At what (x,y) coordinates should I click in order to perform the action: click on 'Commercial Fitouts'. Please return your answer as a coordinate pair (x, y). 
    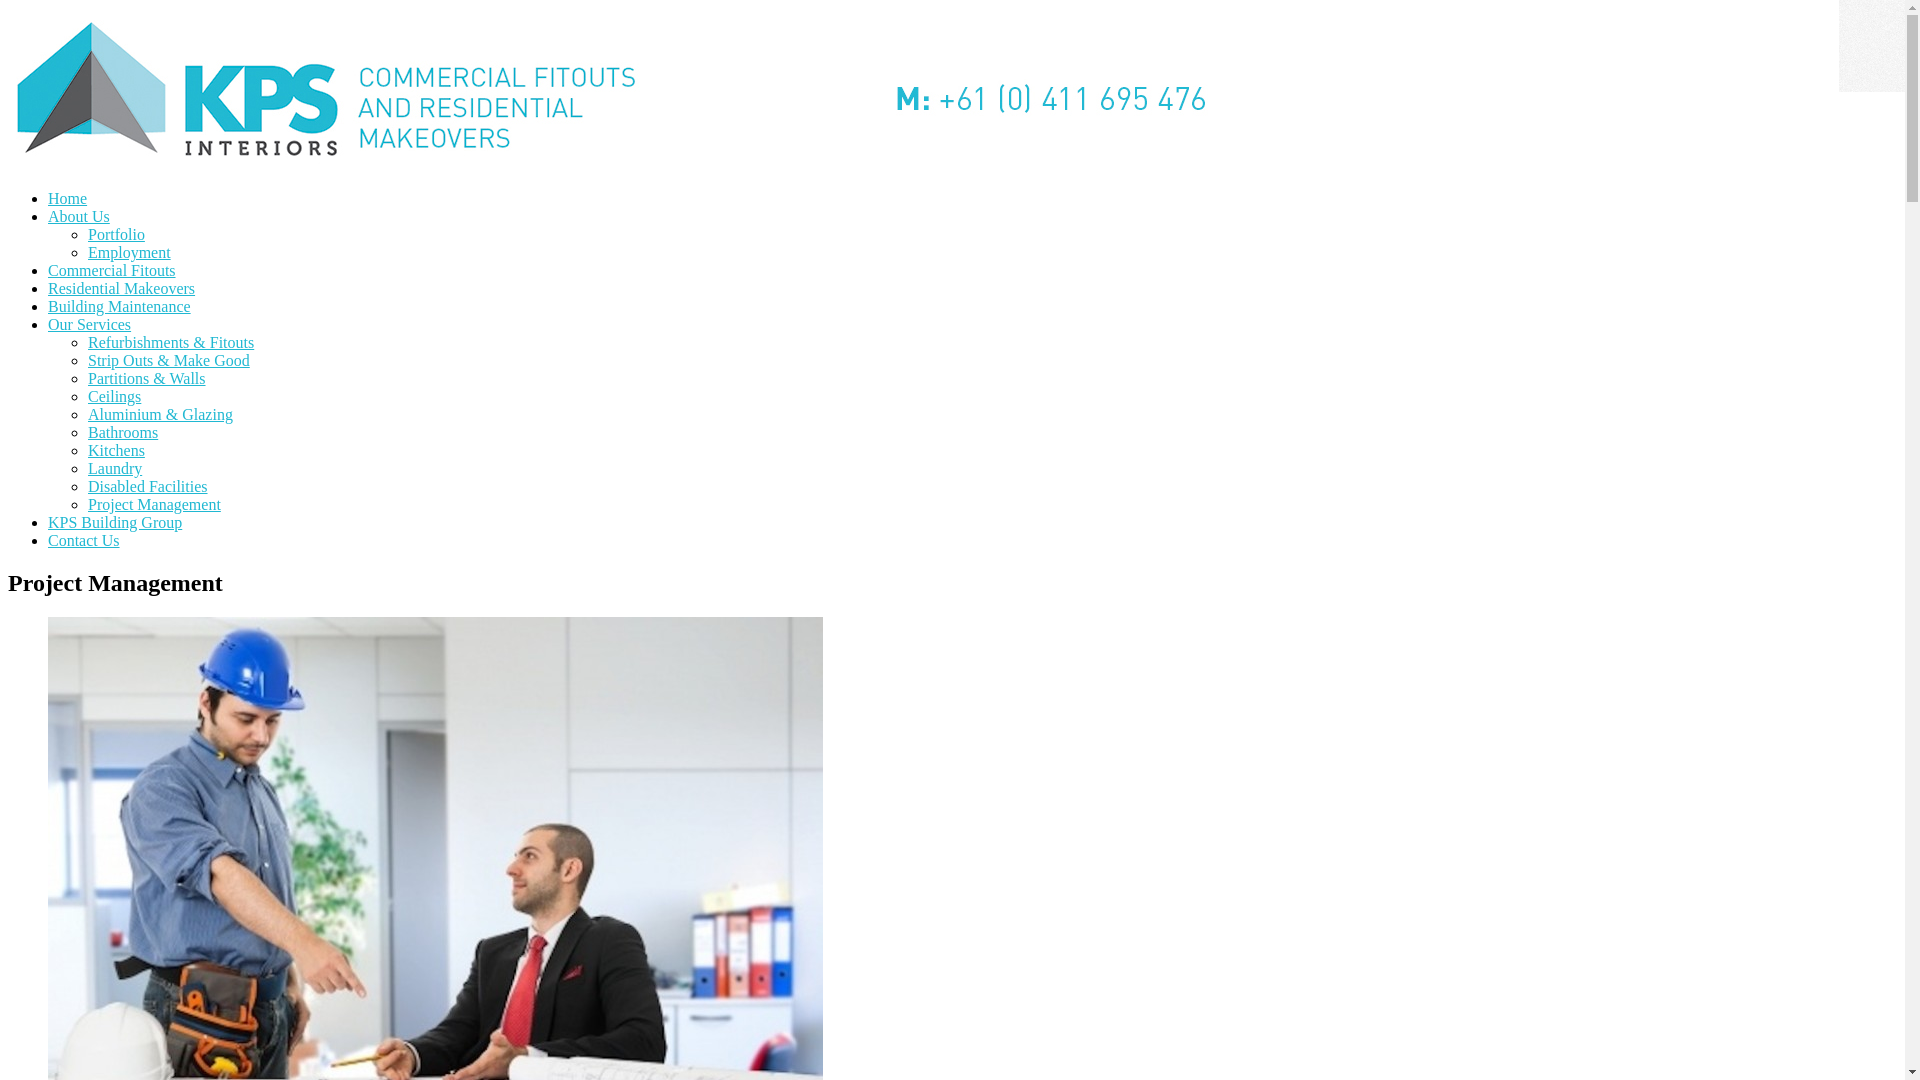
    Looking at the image, I should click on (110, 270).